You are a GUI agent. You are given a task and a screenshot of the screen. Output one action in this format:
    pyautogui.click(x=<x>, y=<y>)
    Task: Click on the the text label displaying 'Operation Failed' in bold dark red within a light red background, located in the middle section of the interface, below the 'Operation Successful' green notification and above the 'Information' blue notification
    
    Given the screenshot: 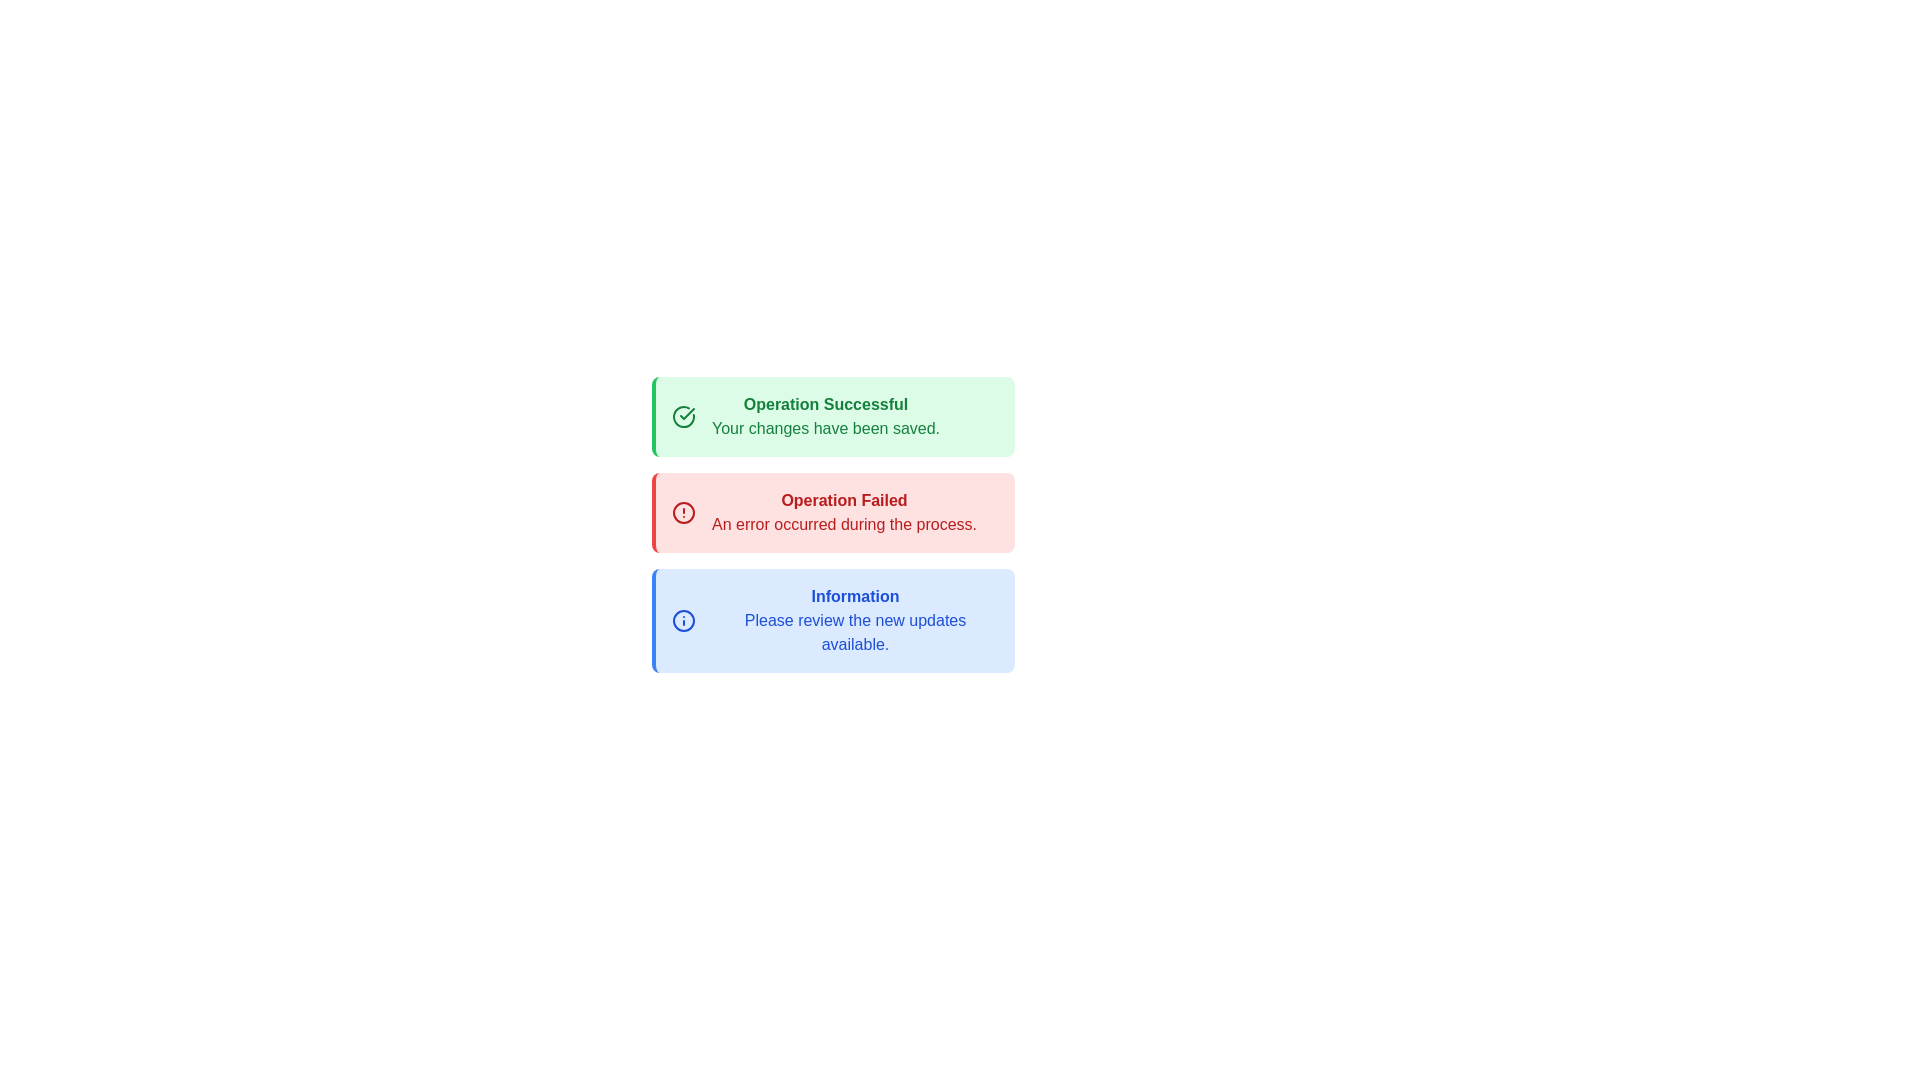 What is the action you would take?
    pyautogui.click(x=844, y=500)
    